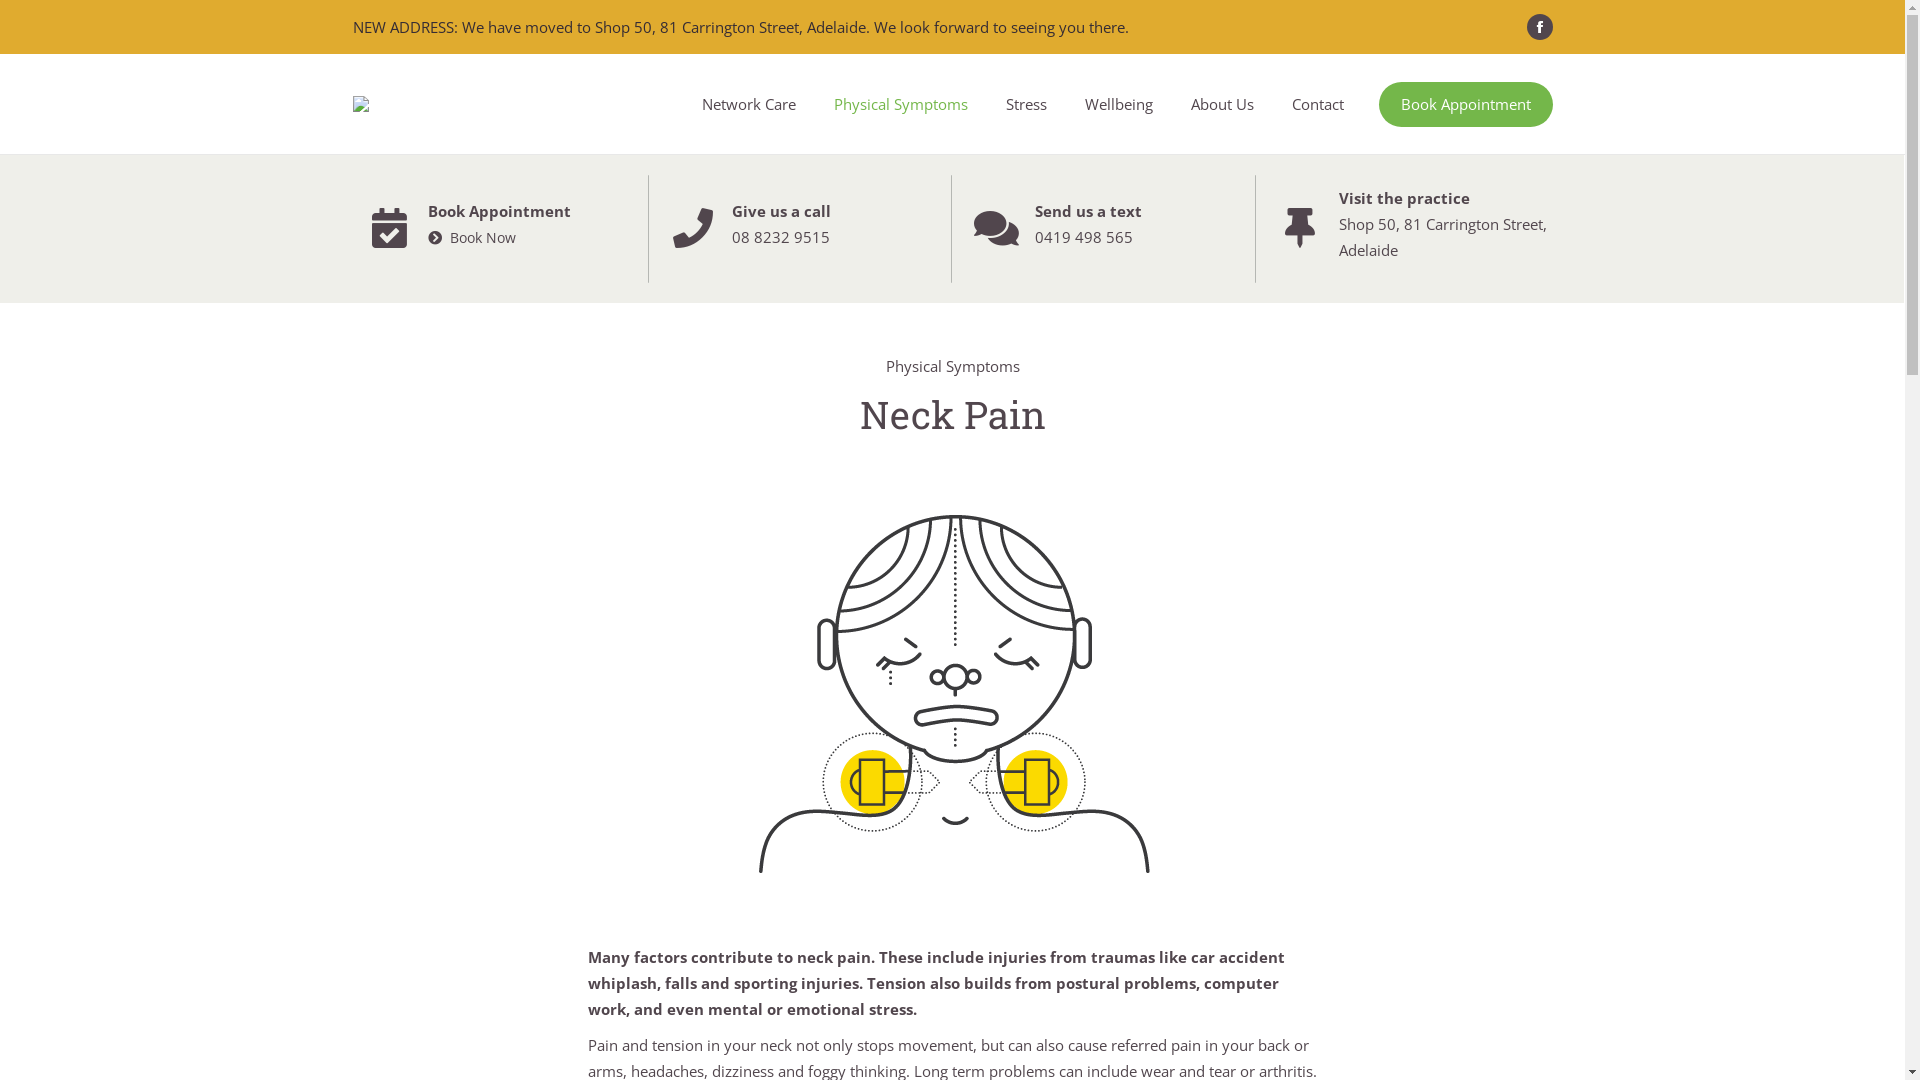  Describe the element at coordinates (470, 237) in the screenshot. I see `'Book Now'` at that location.